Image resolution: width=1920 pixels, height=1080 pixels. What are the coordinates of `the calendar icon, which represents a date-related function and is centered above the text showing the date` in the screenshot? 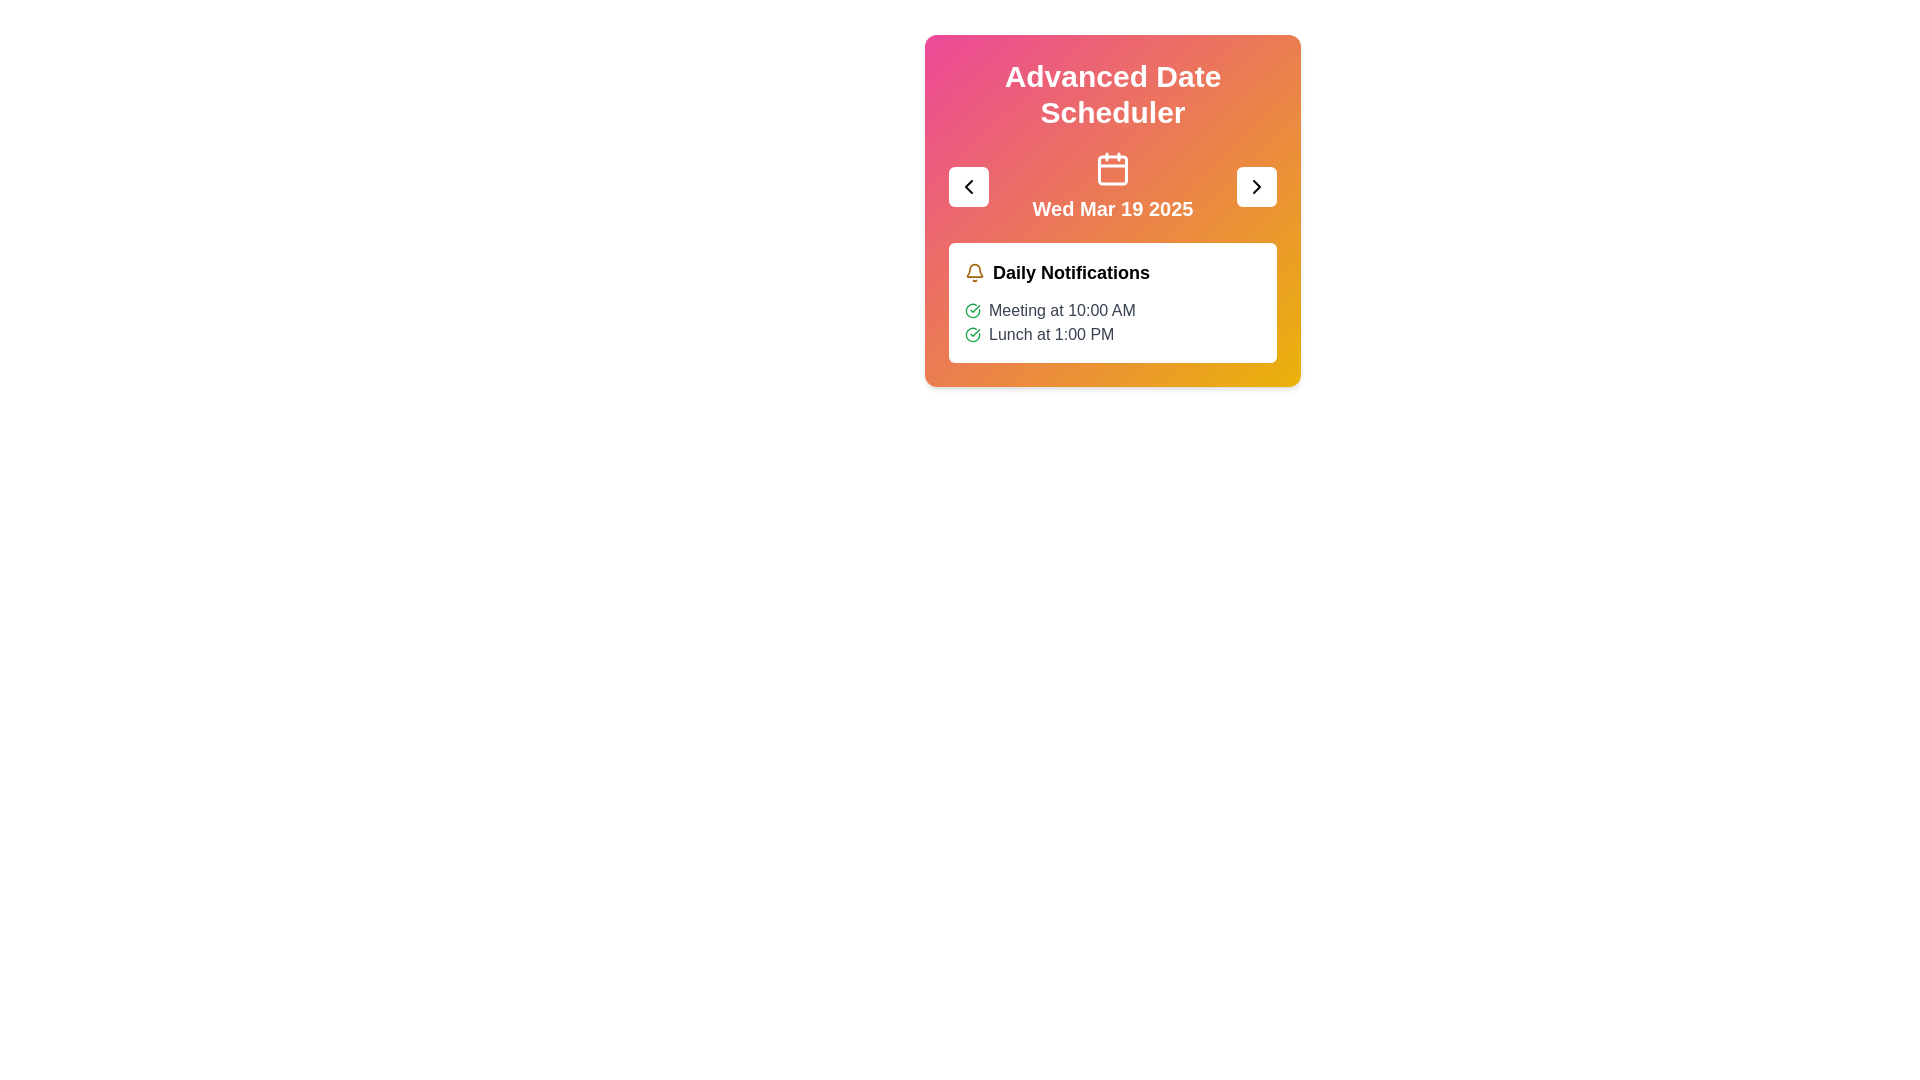 It's located at (1112, 168).